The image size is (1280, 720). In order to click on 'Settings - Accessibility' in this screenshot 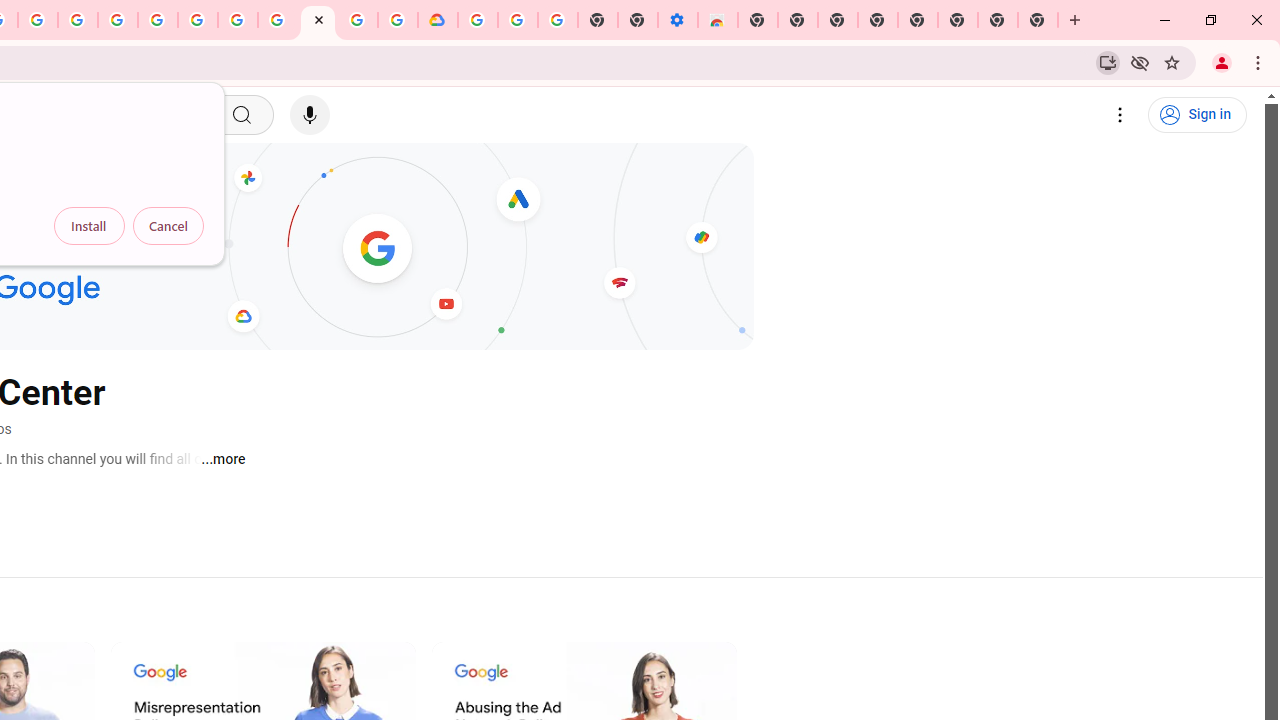, I will do `click(677, 20)`.